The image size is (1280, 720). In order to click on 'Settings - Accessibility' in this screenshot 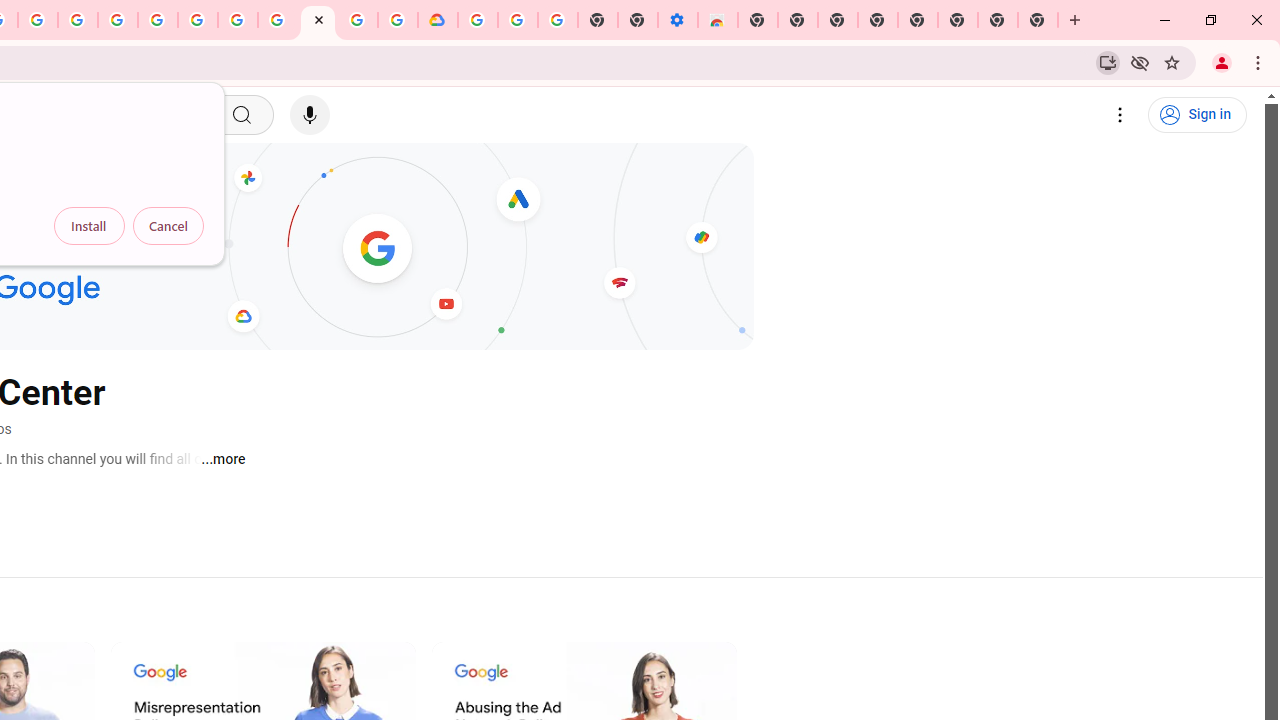, I will do `click(677, 20)`.